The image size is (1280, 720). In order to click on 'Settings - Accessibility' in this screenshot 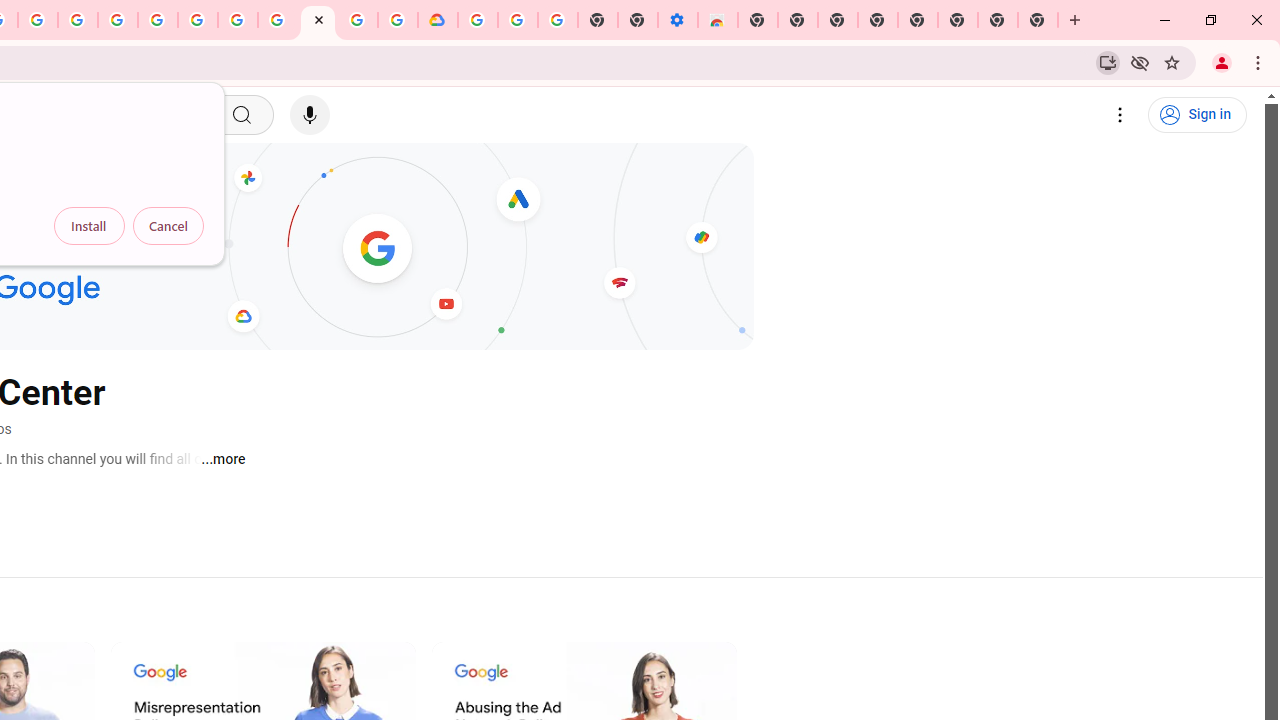, I will do `click(677, 20)`.